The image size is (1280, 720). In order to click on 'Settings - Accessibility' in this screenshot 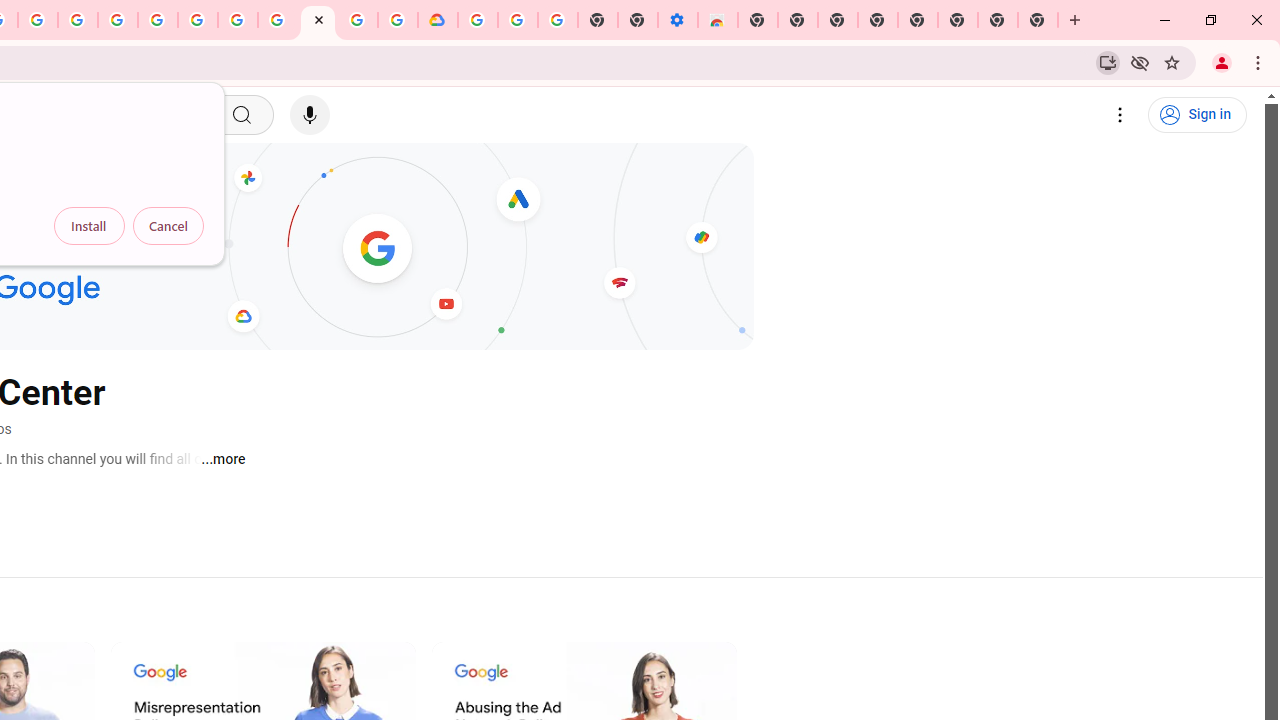, I will do `click(677, 20)`.